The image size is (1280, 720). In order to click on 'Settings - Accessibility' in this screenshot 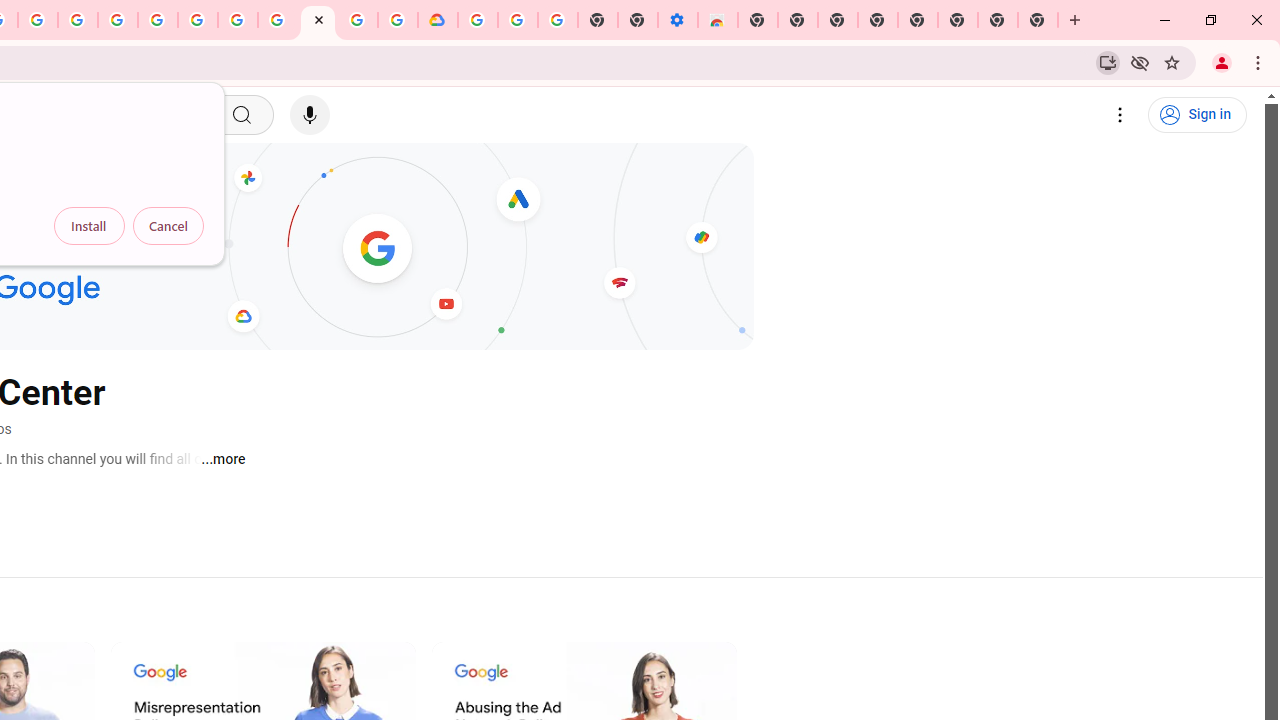, I will do `click(677, 20)`.